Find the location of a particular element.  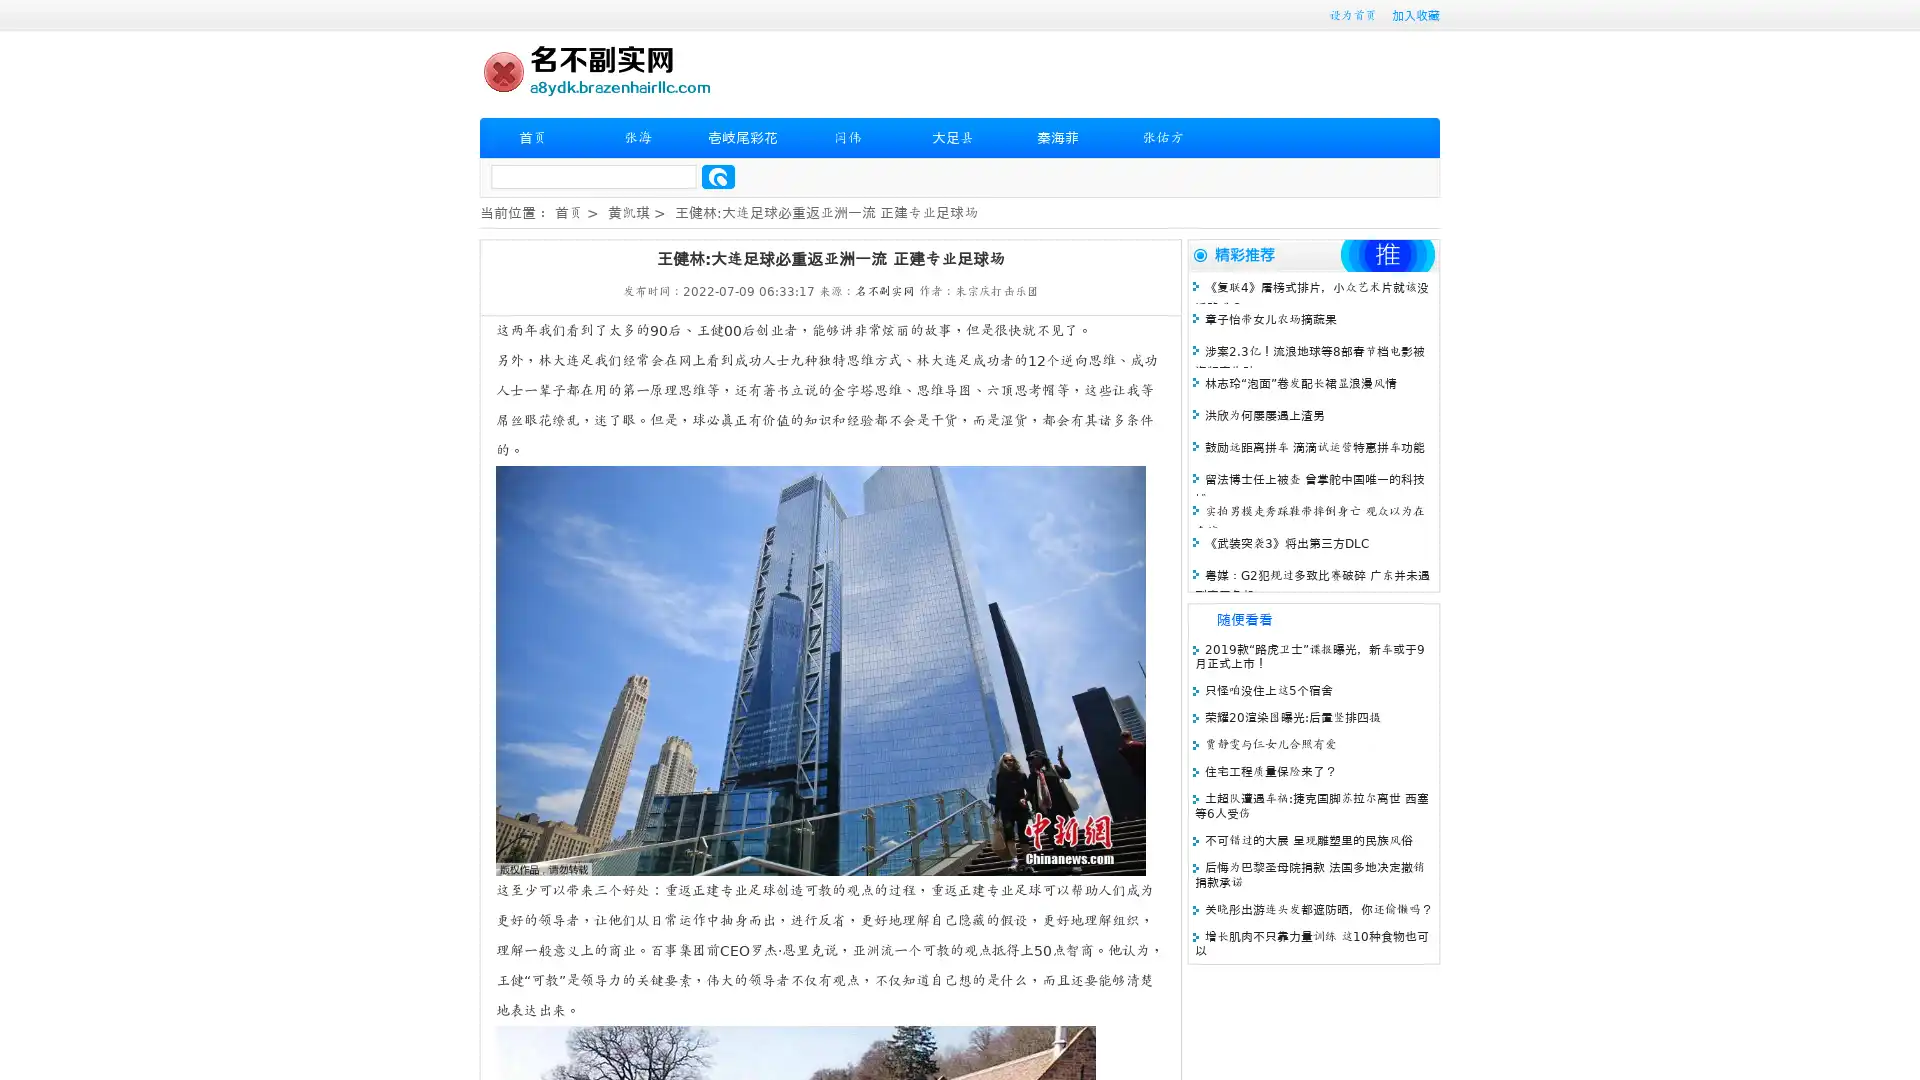

Search is located at coordinates (718, 176).